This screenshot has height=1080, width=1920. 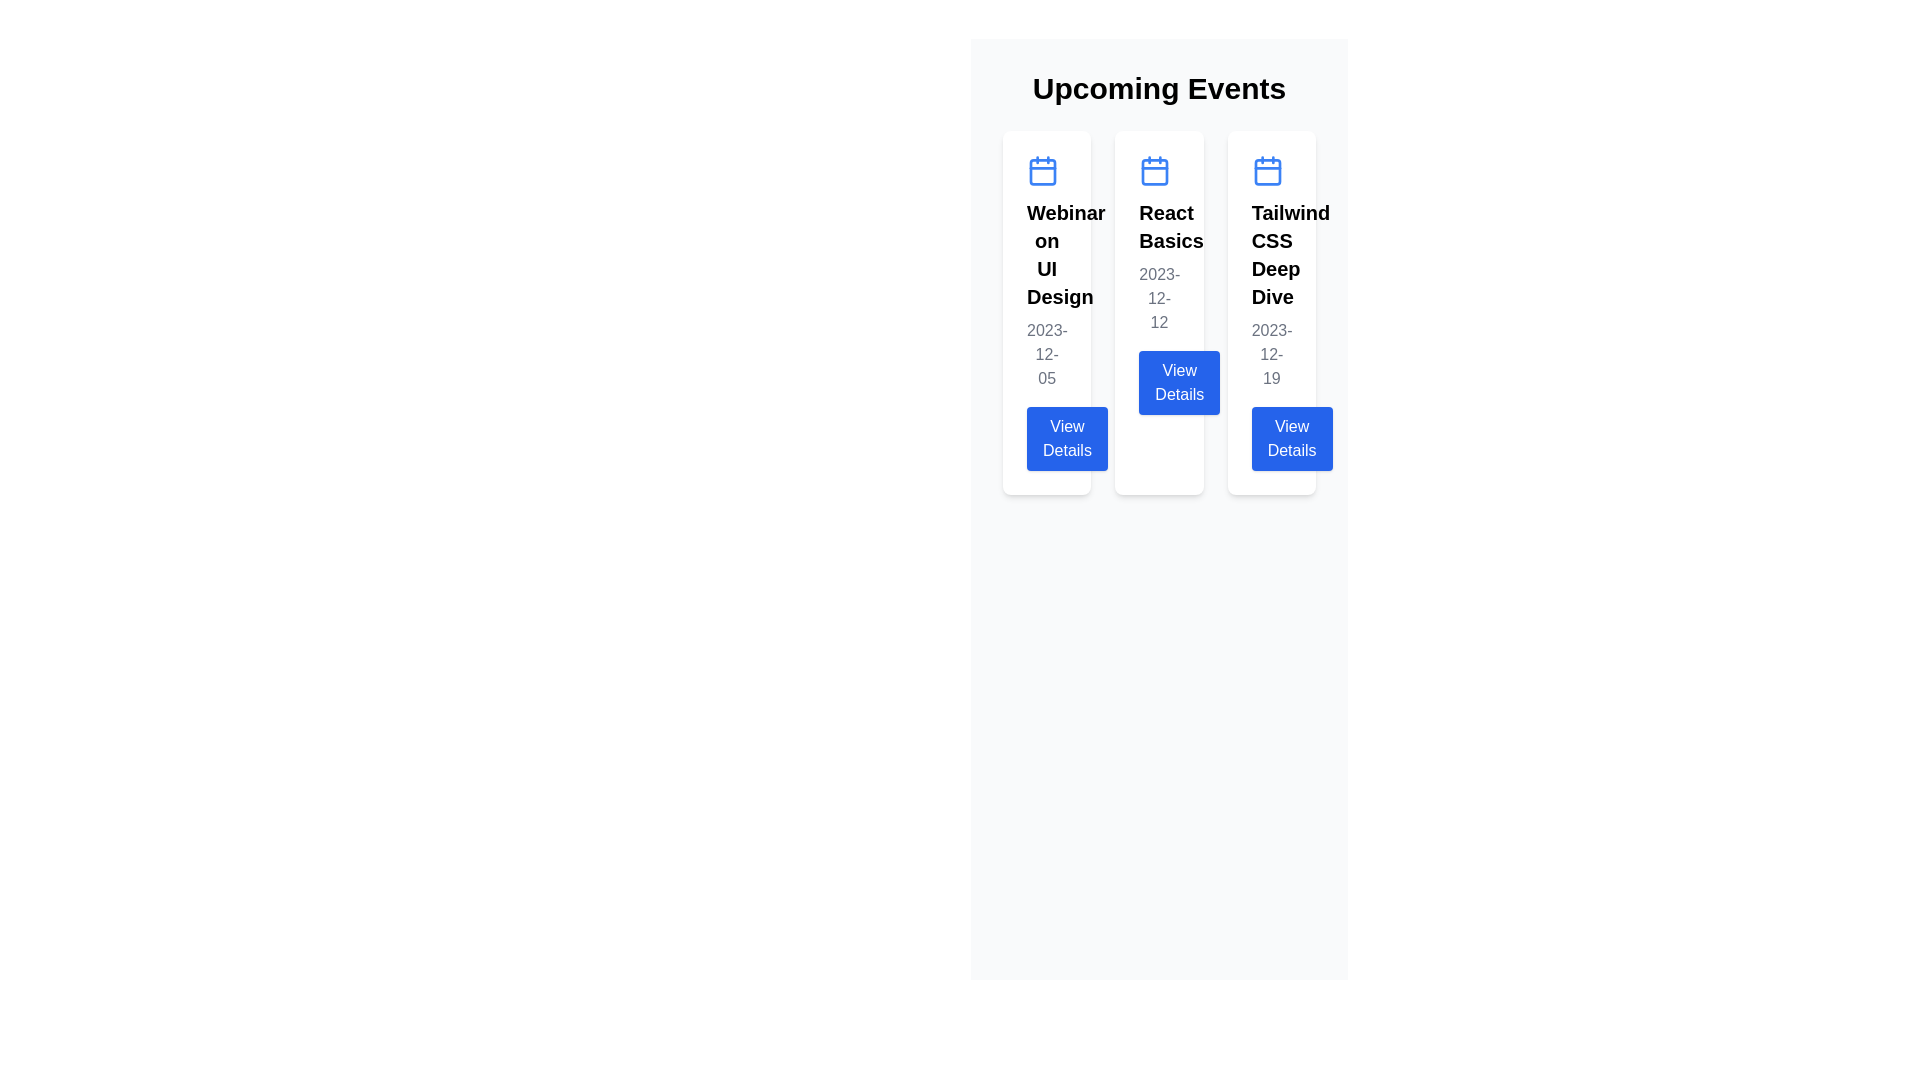 What do you see at coordinates (1159, 226) in the screenshot?
I see `the text label that serves as the title for the event card, positioned below the calendar icon in the second card of a horizontally-aligned list` at bounding box center [1159, 226].